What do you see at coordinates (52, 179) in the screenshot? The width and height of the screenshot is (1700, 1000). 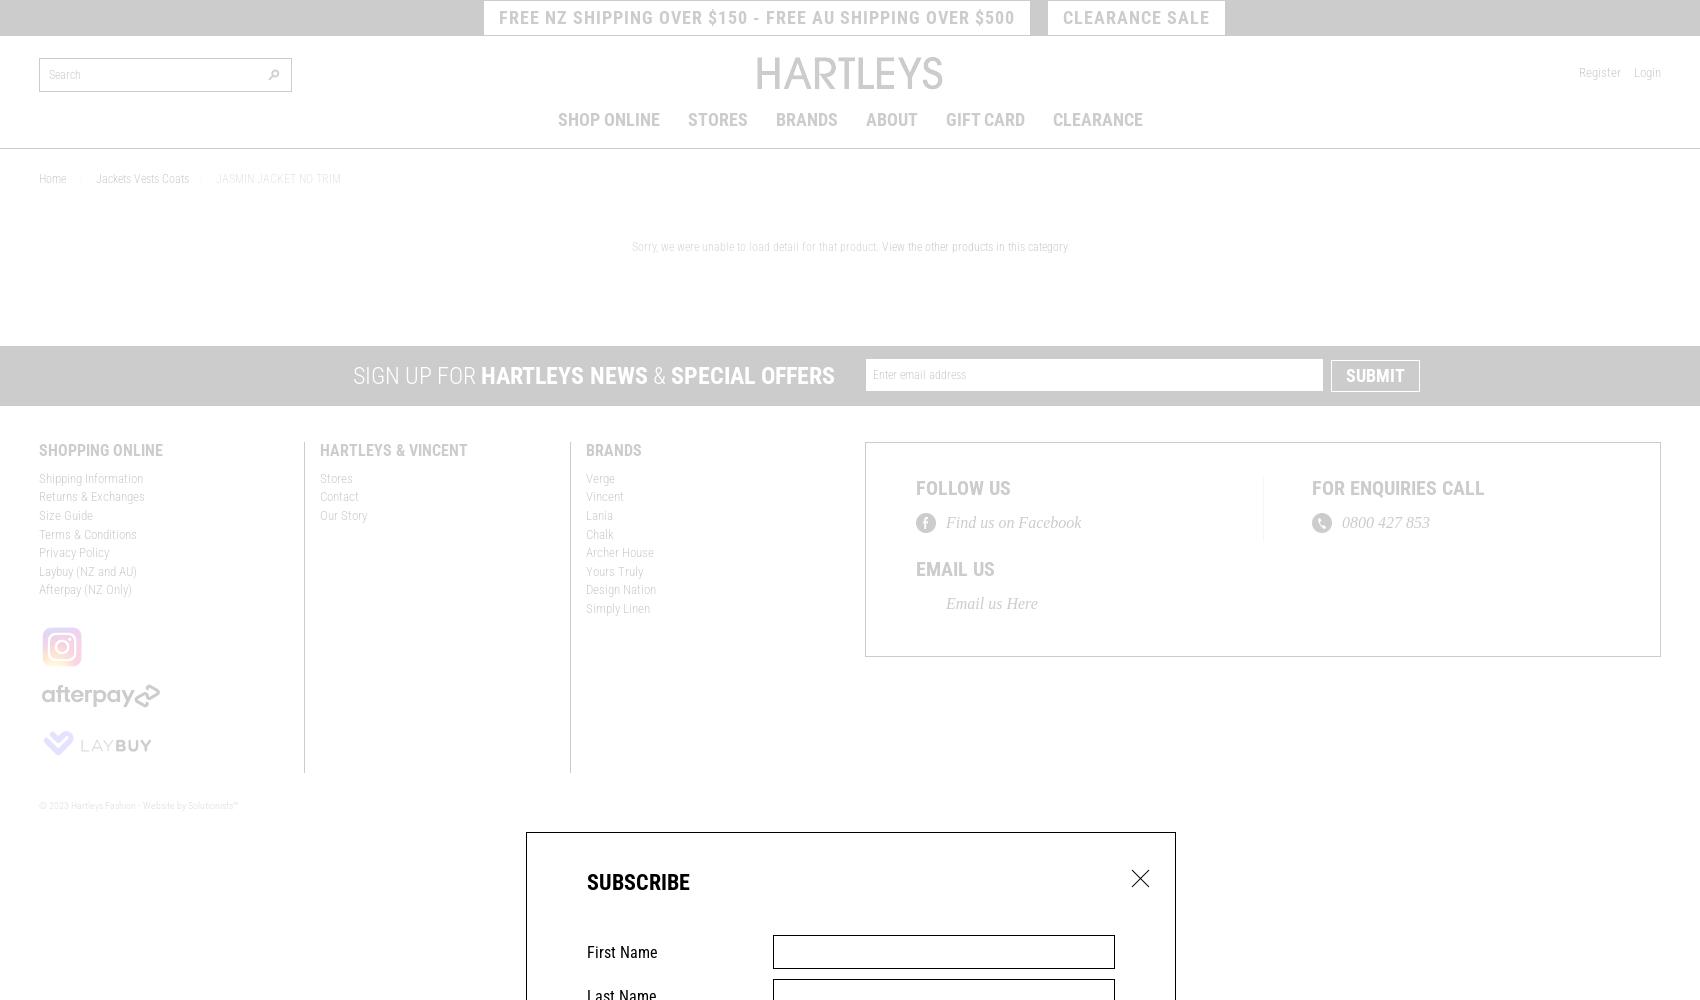 I see `'Home'` at bounding box center [52, 179].